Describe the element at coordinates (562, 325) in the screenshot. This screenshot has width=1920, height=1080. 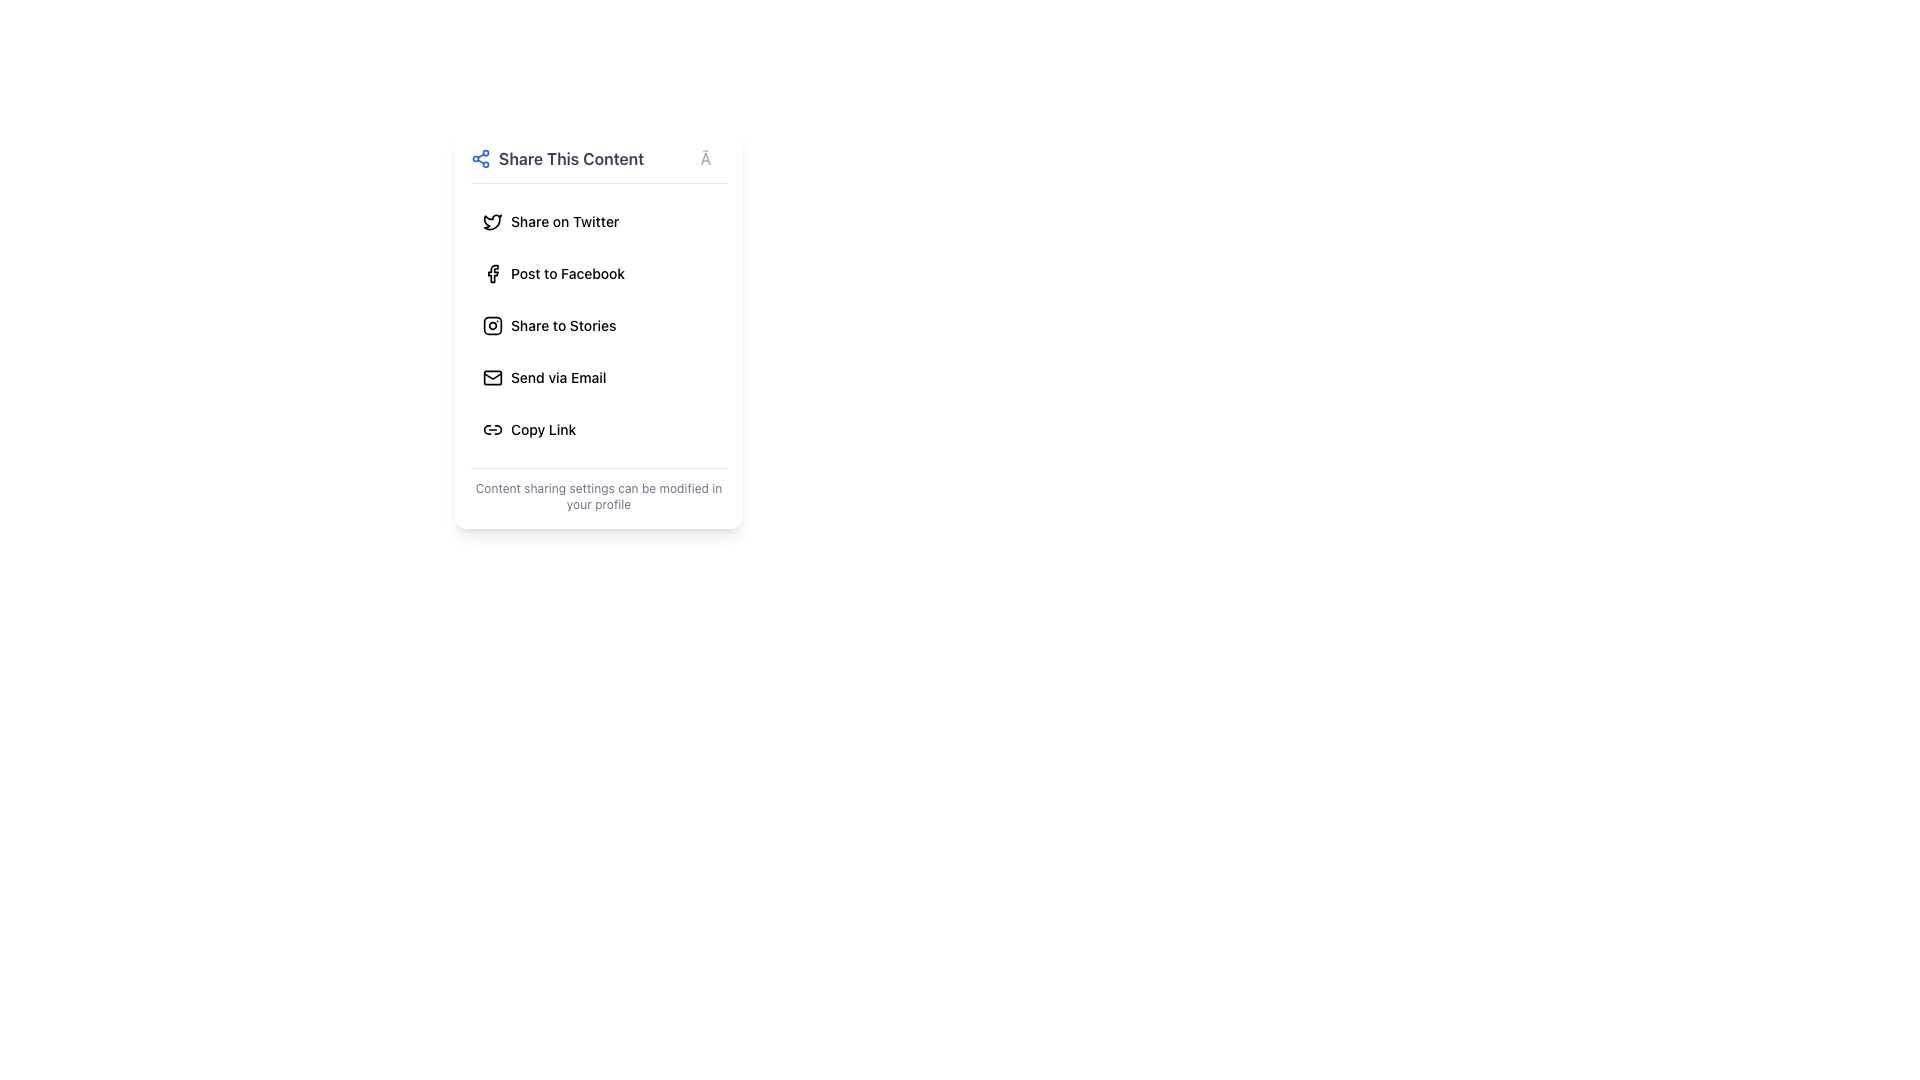
I see `the 'Share to Stories' menu option, which is the third item in the vertical list of sharing options, to initiate the sharing process` at that location.